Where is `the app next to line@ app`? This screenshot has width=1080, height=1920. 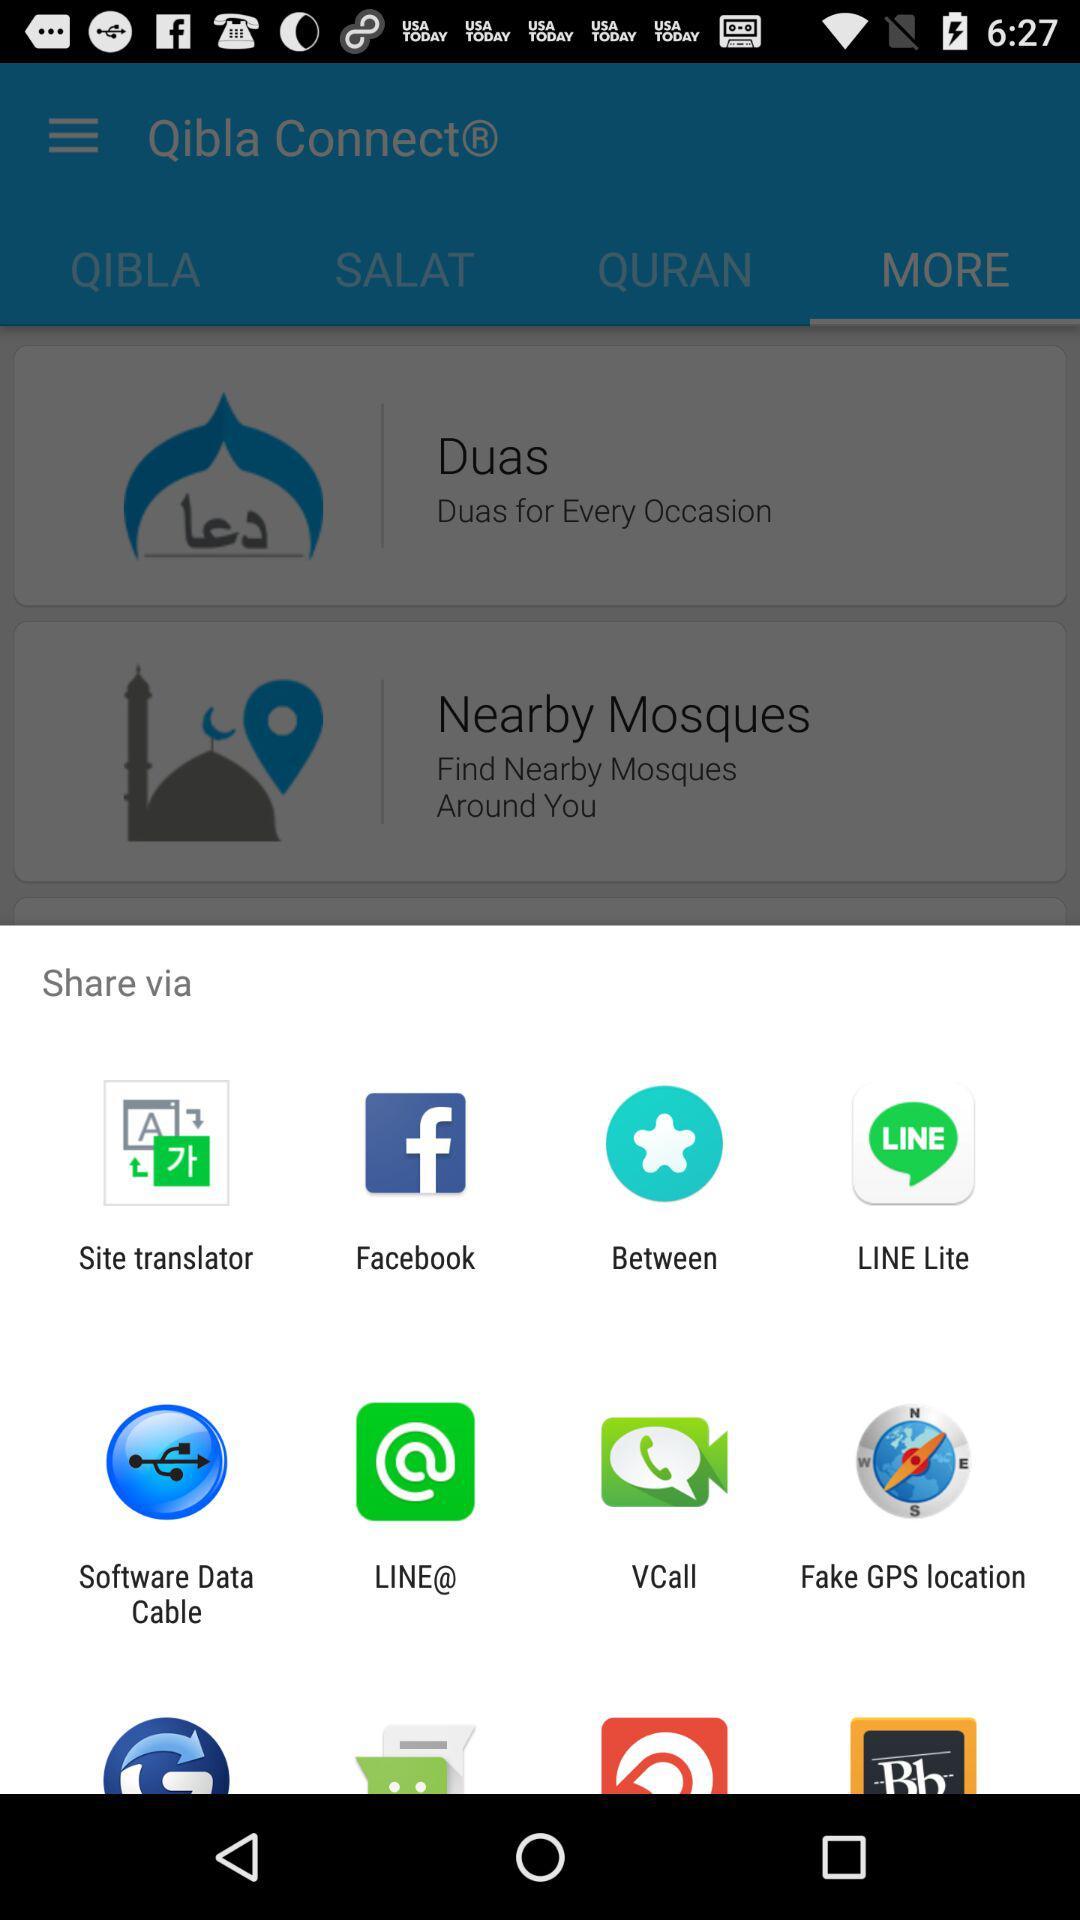
the app next to line@ app is located at coordinates (165, 1592).